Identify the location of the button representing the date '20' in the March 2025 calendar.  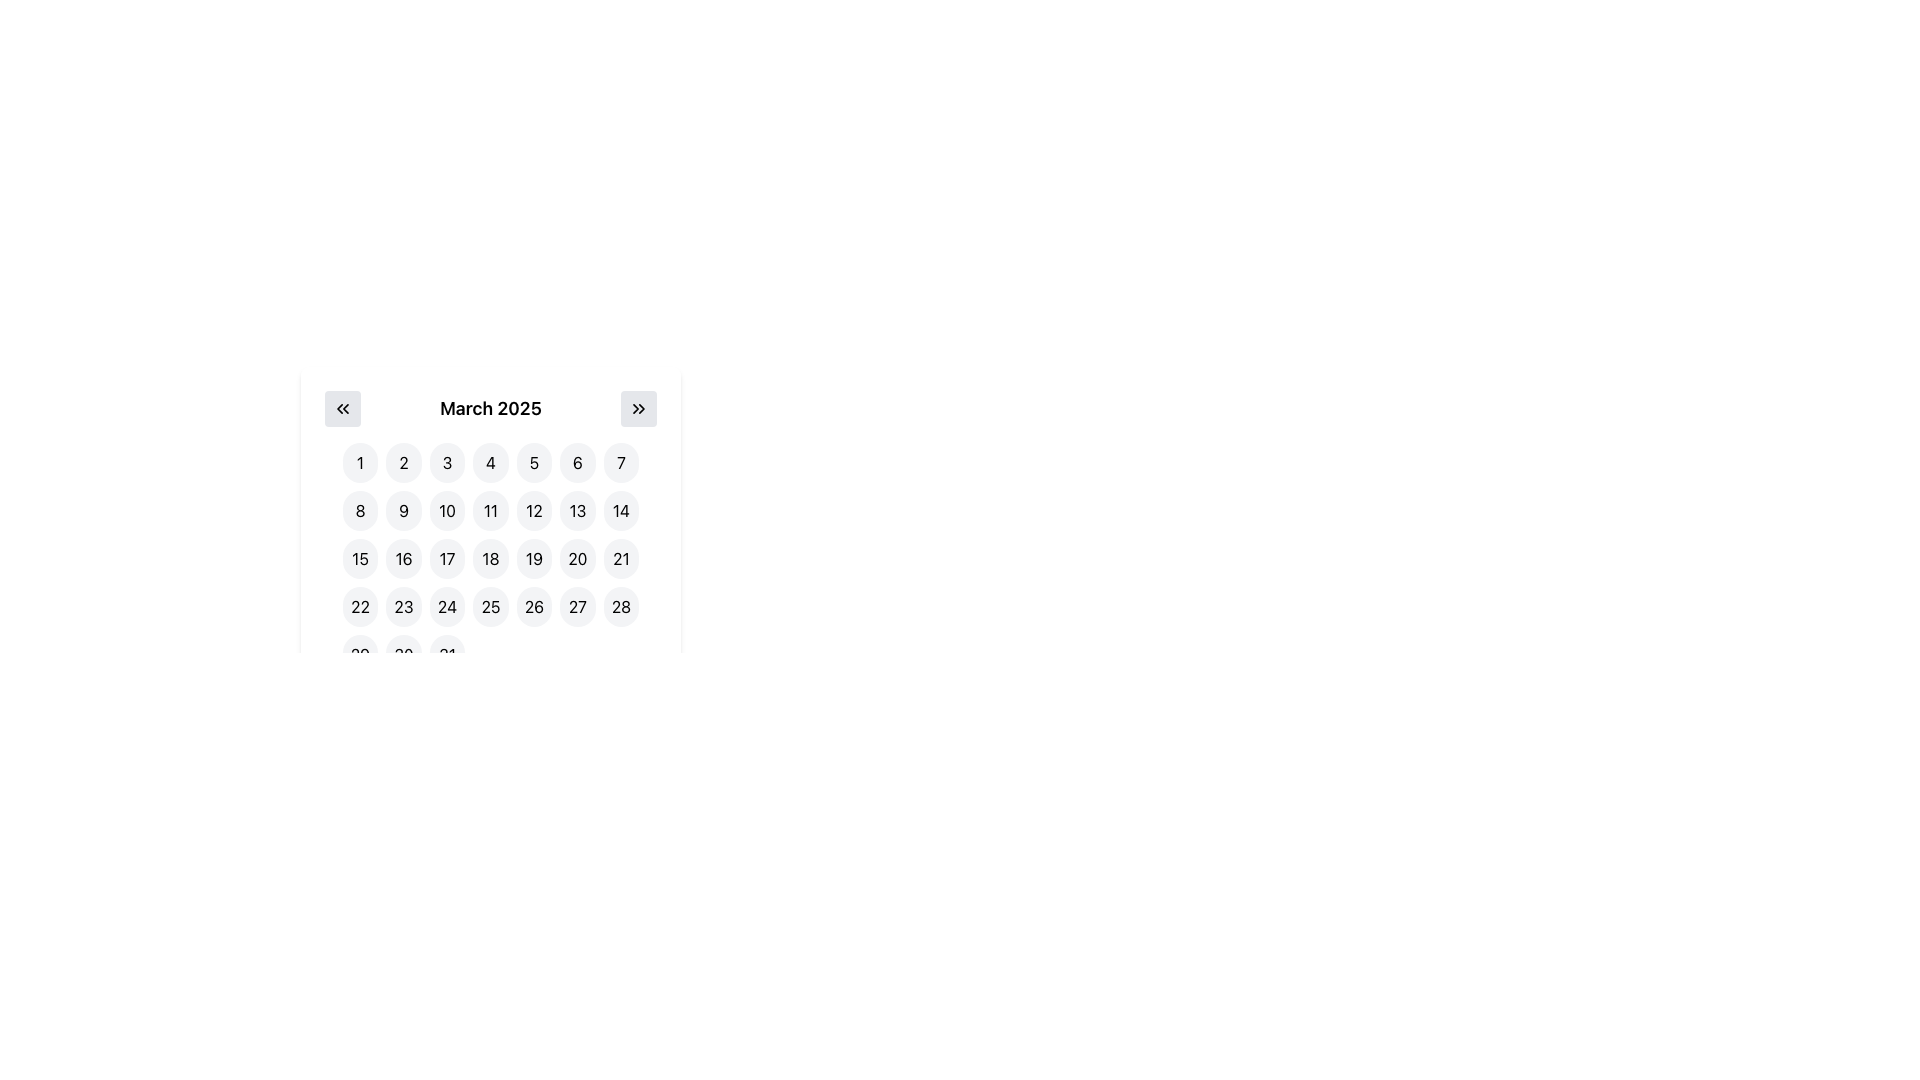
(576, 559).